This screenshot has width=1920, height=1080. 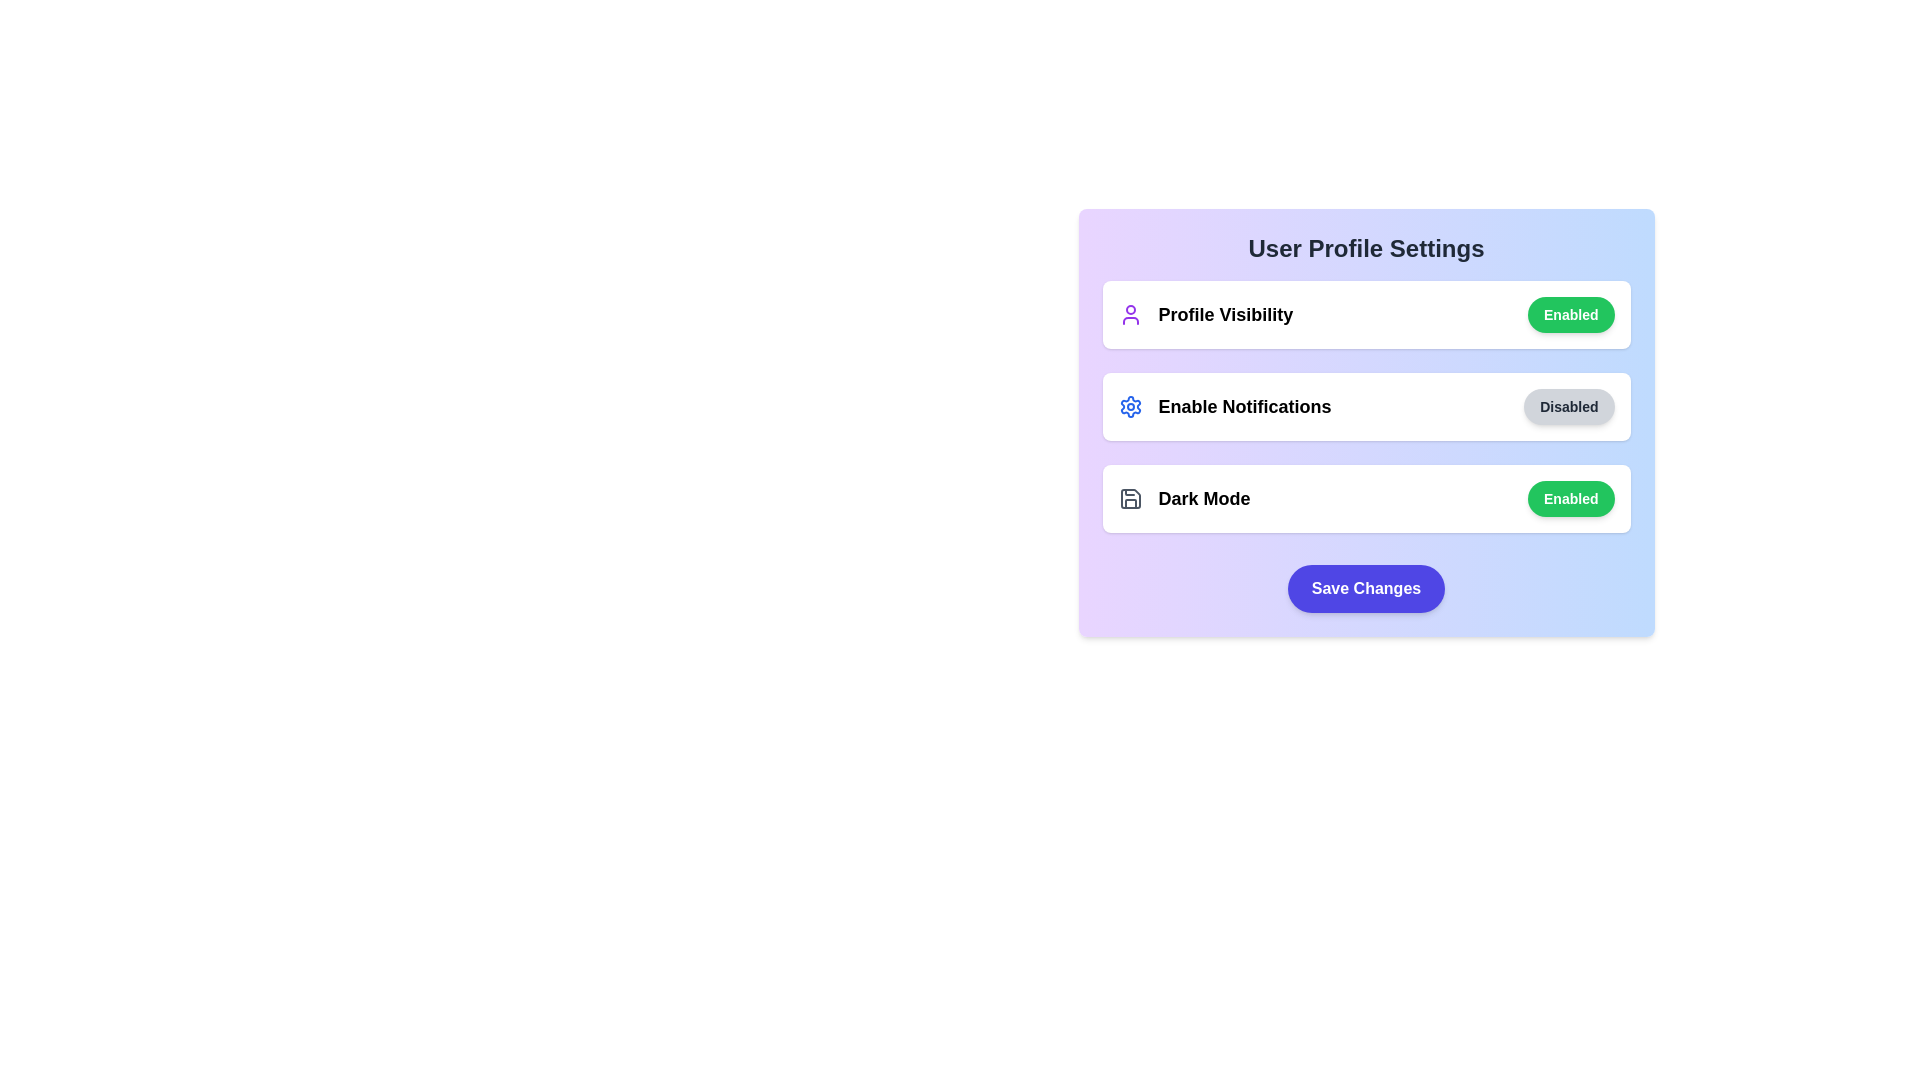 What do you see at coordinates (1365, 497) in the screenshot?
I see `the Dark Mode section to observe visual feedback` at bounding box center [1365, 497].